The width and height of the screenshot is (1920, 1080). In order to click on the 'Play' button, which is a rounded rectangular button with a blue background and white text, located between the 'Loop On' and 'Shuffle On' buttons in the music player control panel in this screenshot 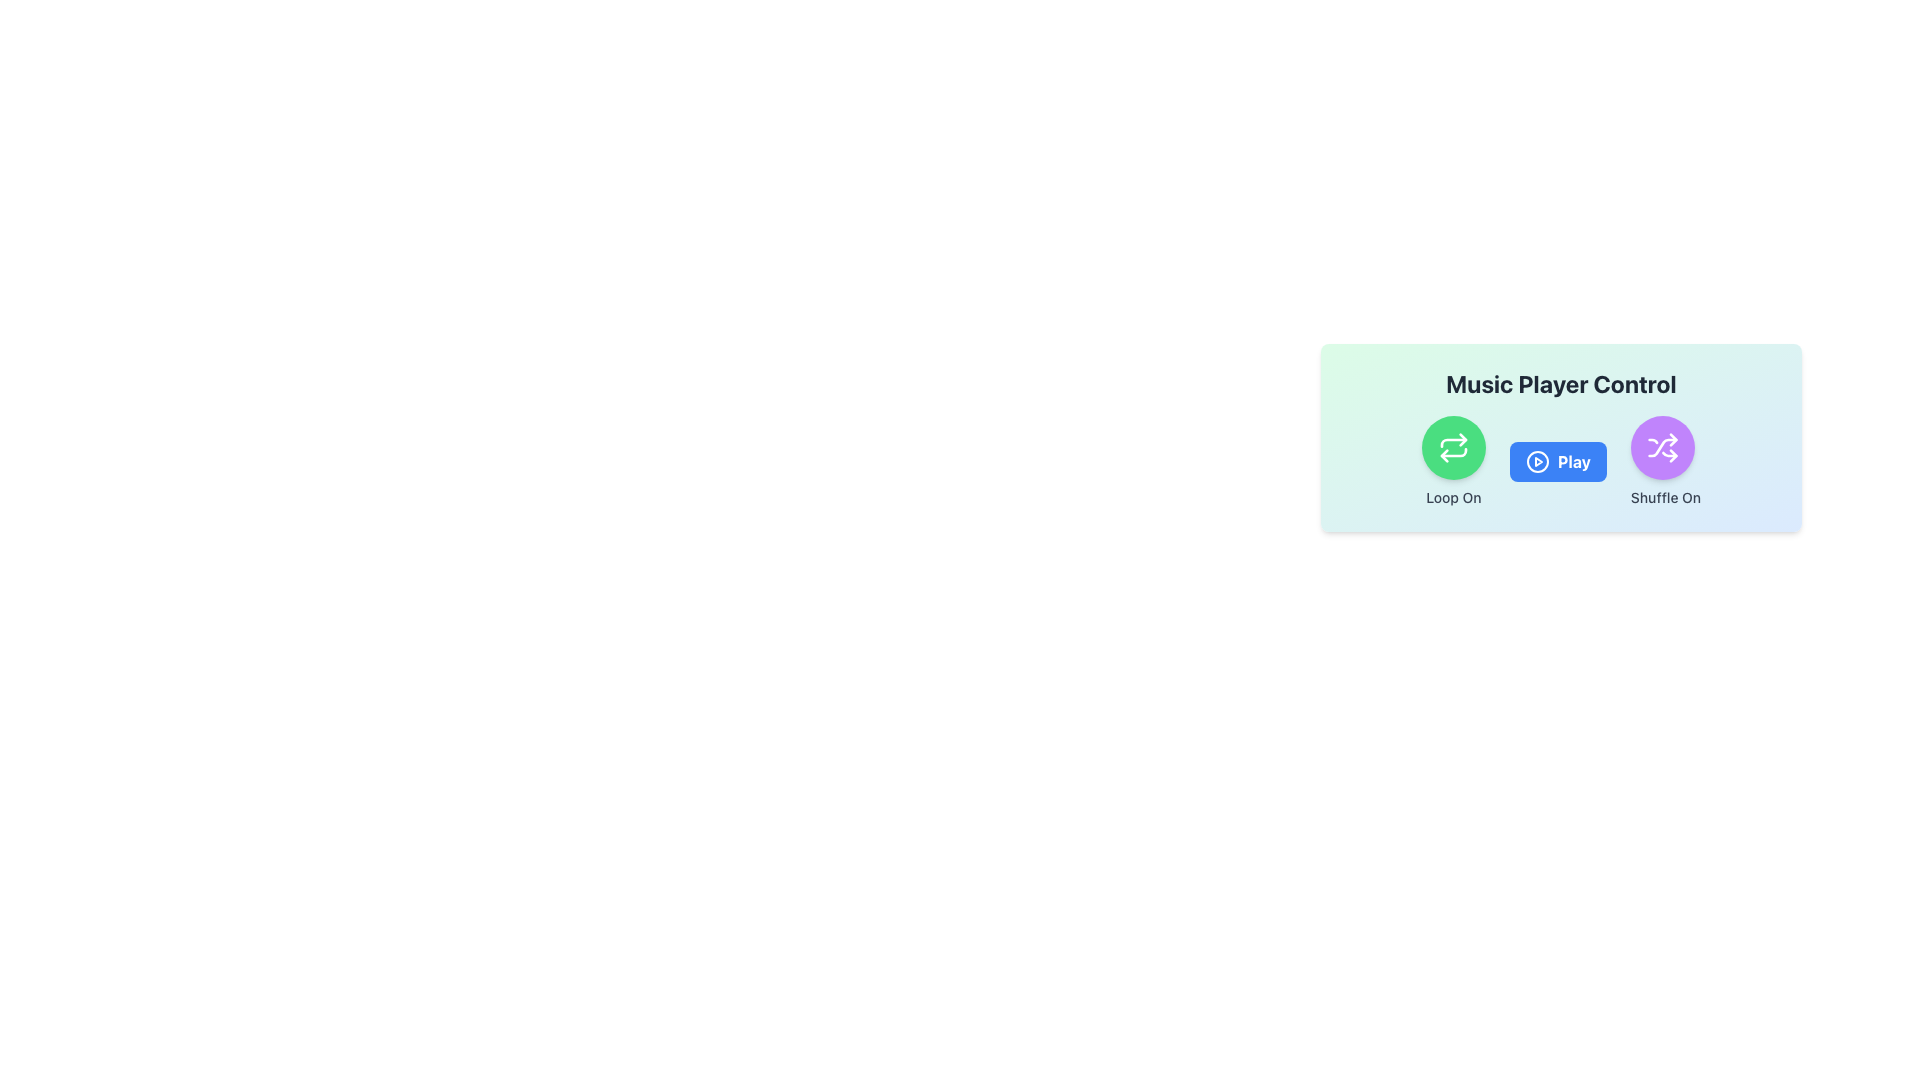, I will do `click(1557, 462)`.